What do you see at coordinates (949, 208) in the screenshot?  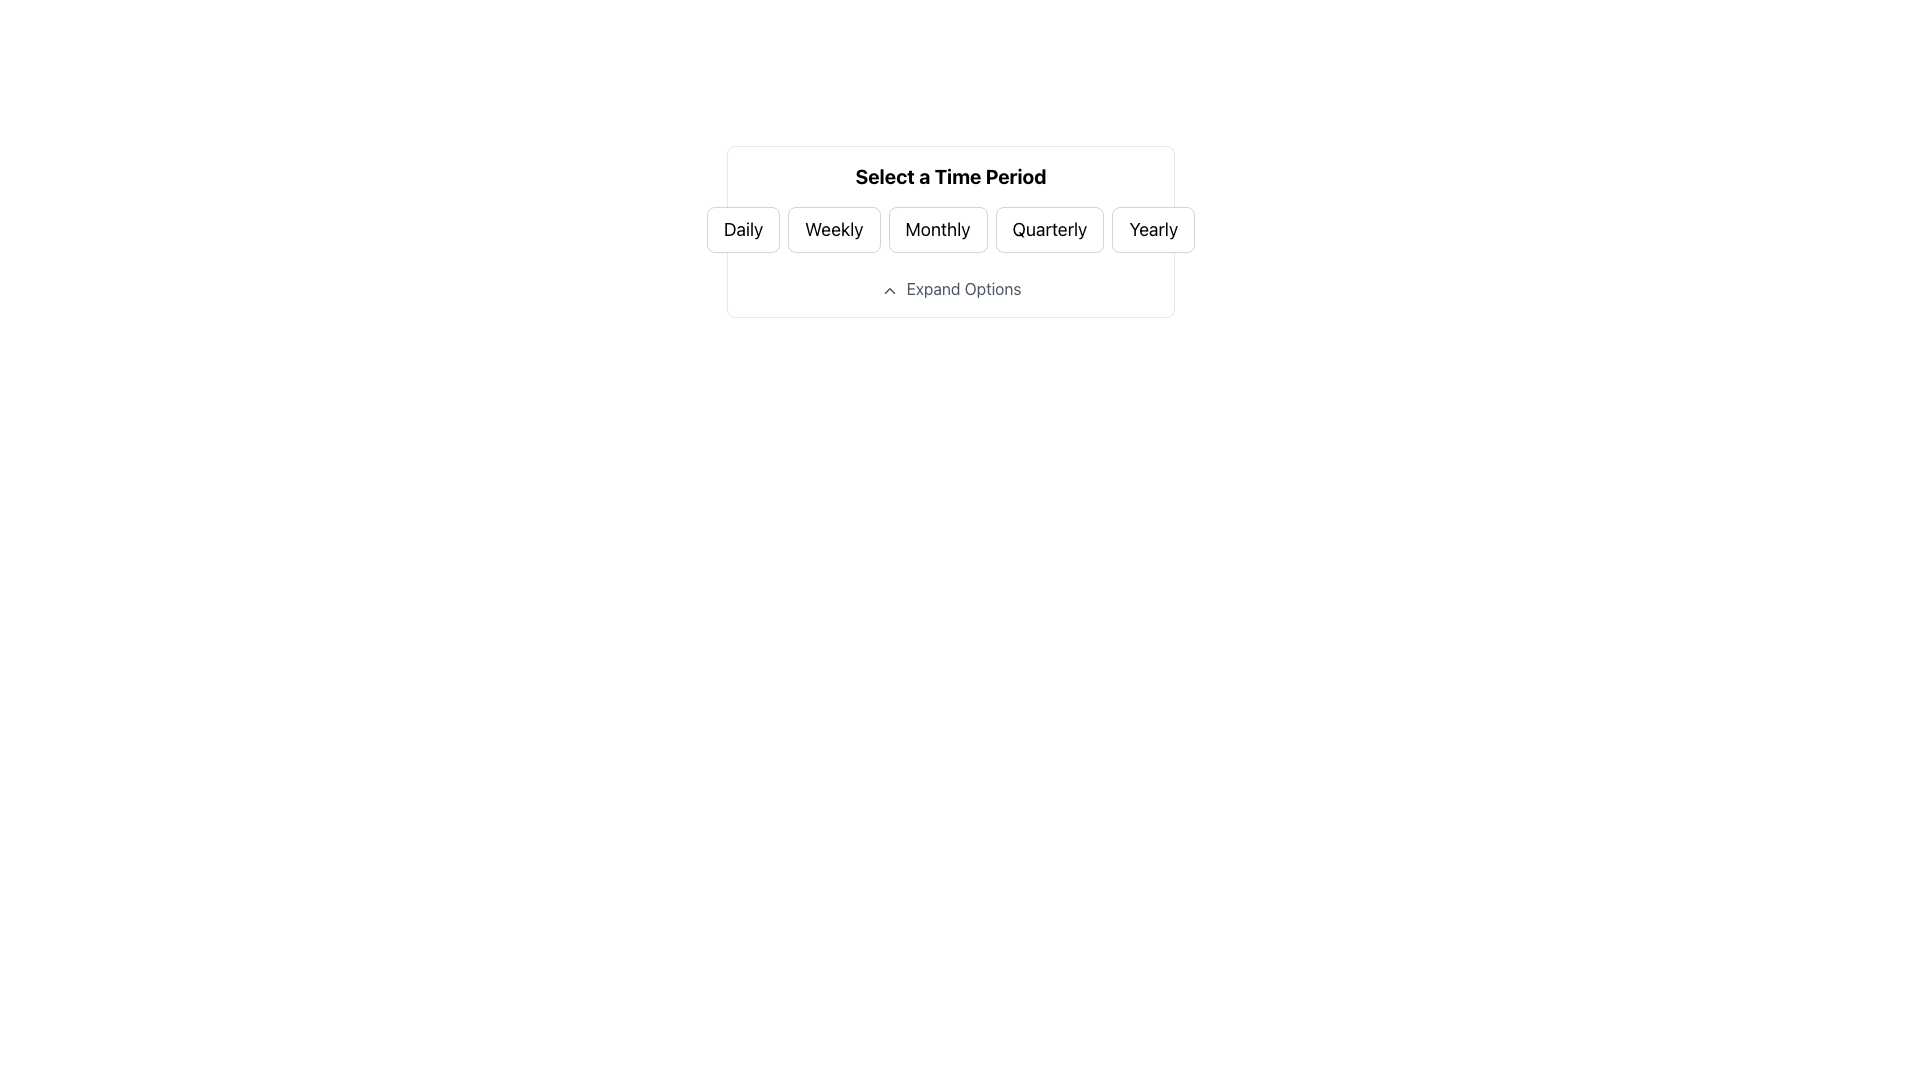 I see `any of the buttons in the 'Select a Time Period' control group` at bounding box center [949, 208].